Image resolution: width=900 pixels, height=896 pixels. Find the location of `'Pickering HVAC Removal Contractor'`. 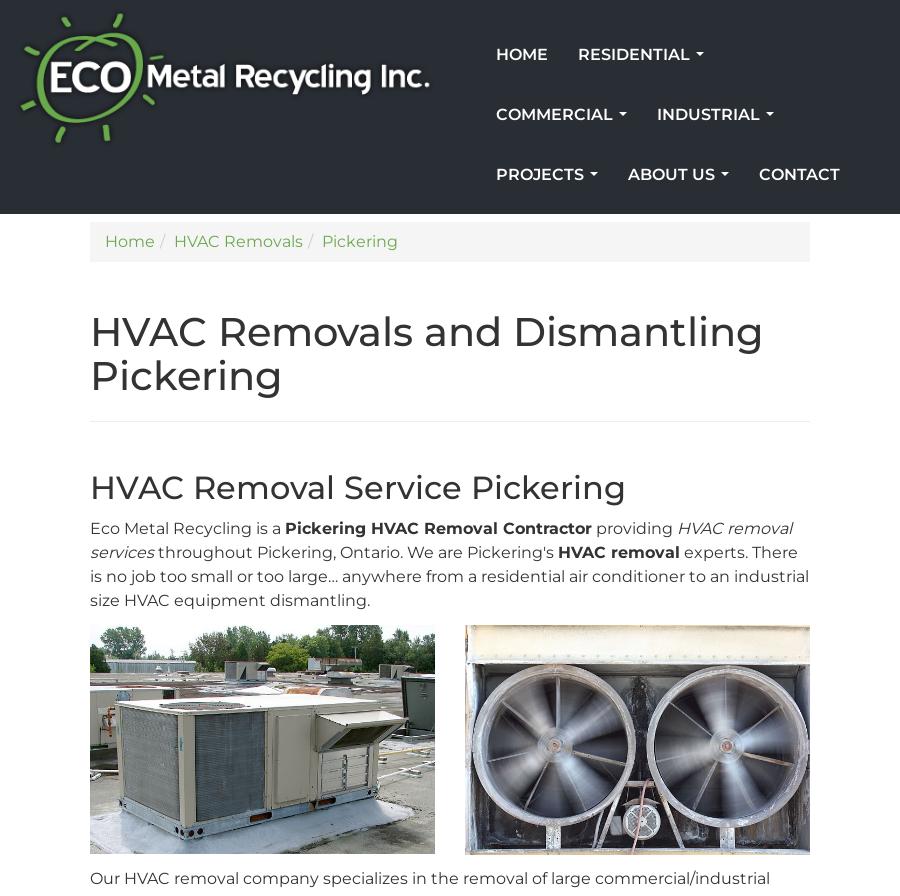

'Pickering HVAC Removal Contractor' is located at coordinates (438, 528).